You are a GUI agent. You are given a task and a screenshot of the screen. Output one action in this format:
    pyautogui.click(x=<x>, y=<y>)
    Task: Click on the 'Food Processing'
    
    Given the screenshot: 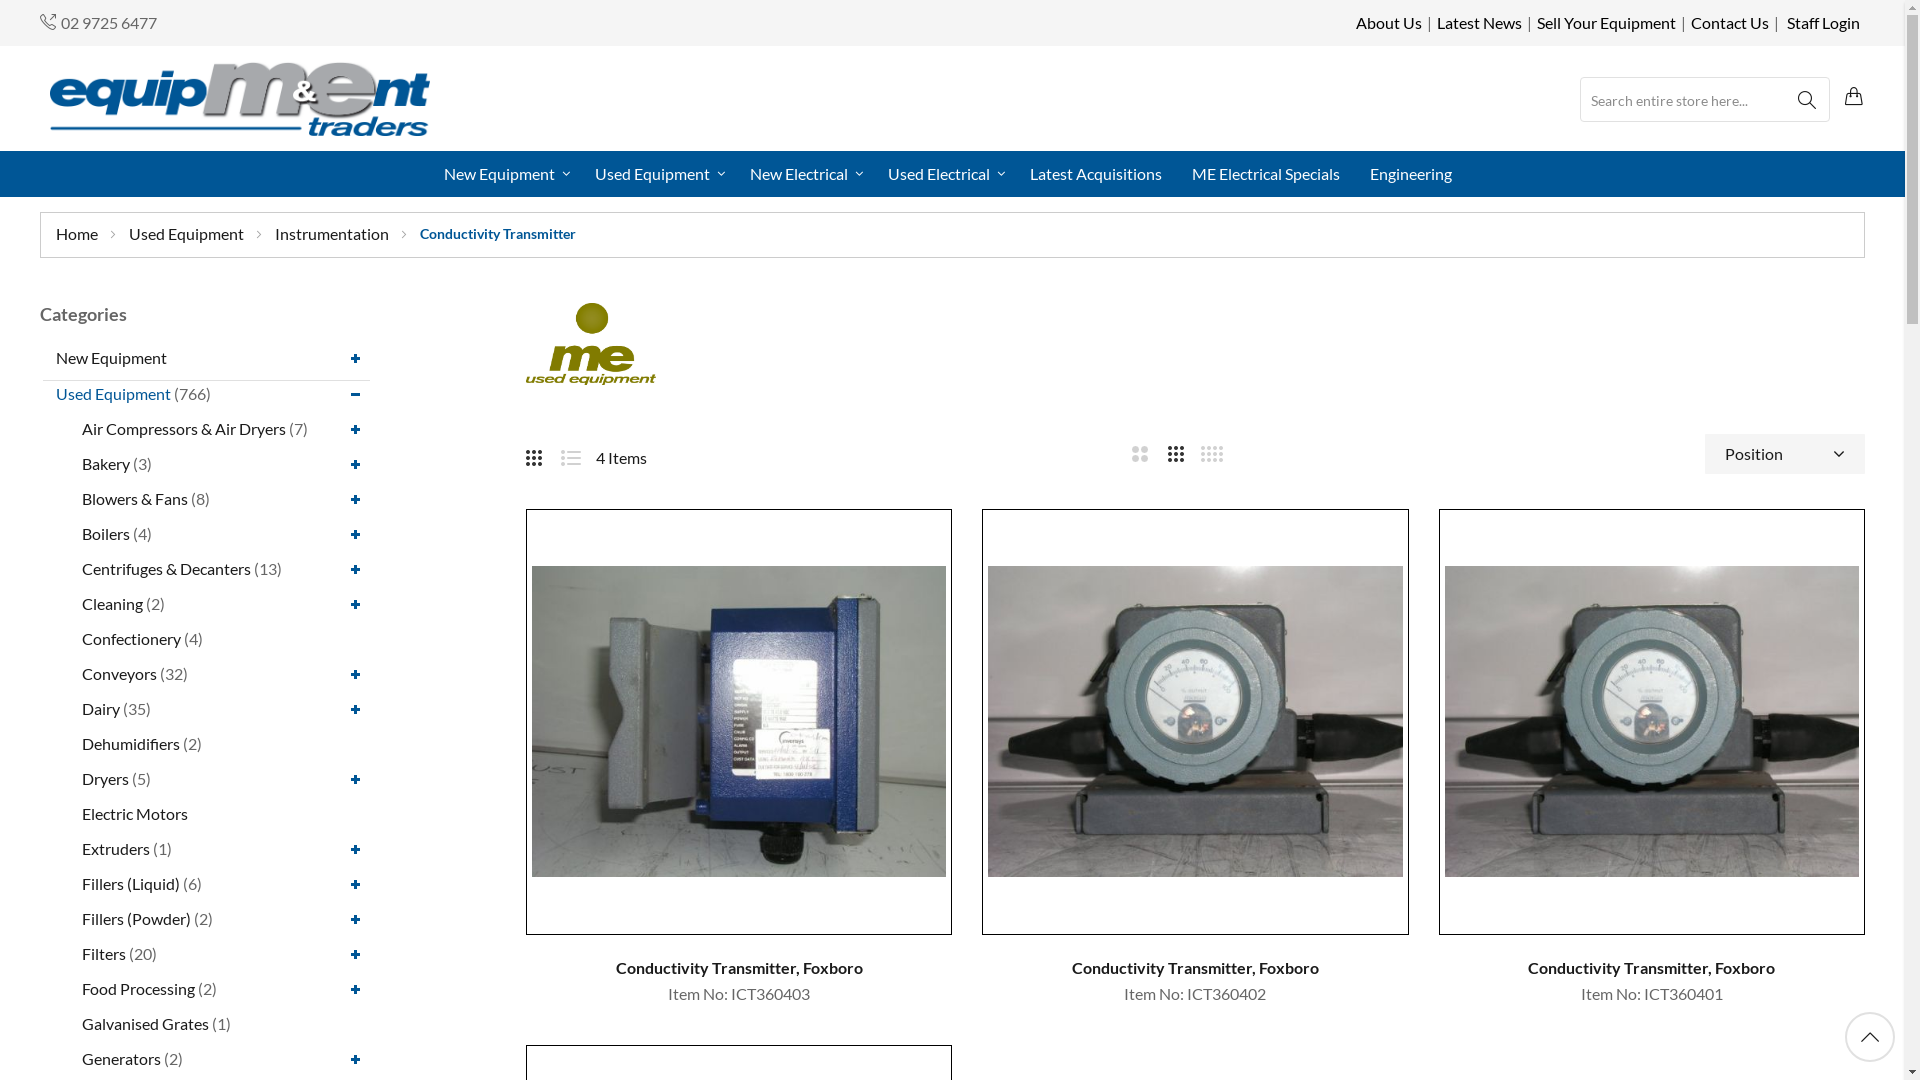 What is the action you would take?
    pyautogui.click(x=137, y=986)
    